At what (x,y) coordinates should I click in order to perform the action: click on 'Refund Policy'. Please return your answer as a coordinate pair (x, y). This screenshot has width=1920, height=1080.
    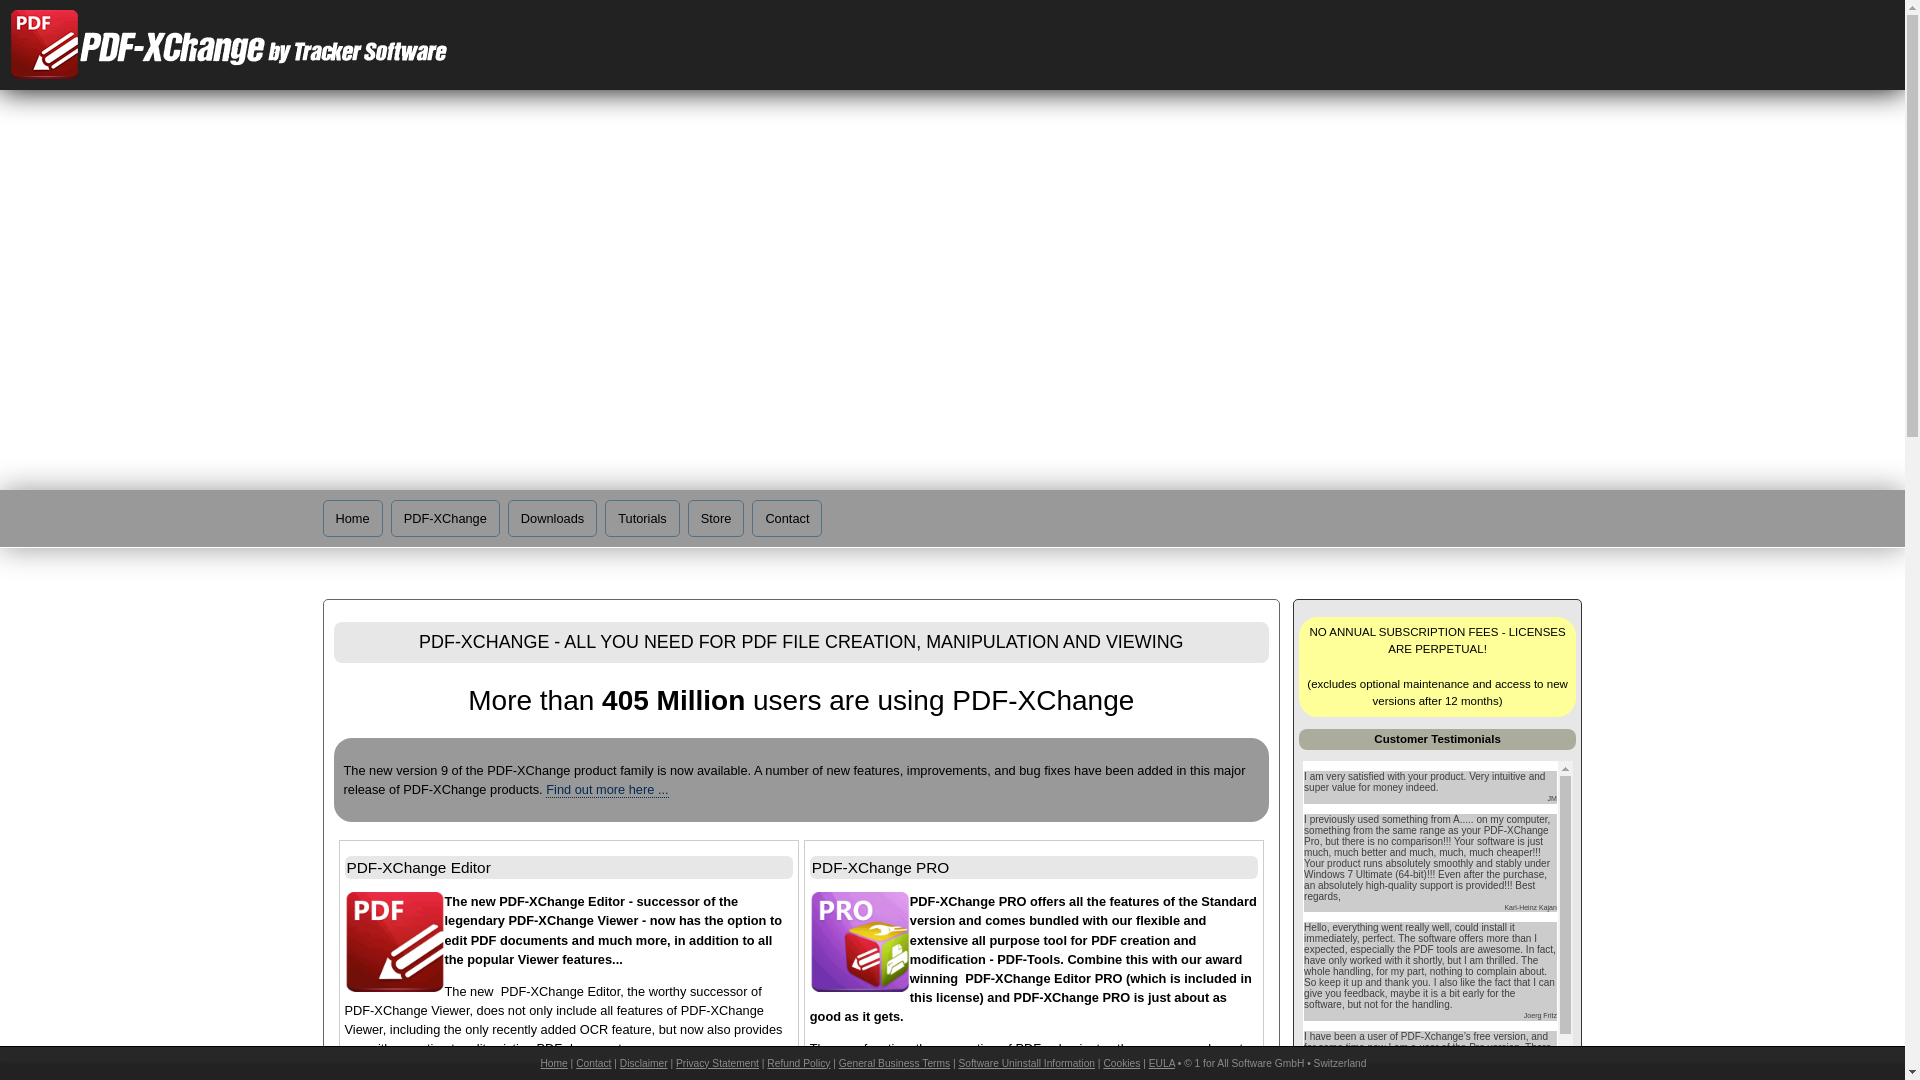
    Looking at the image, I should click on (797, 1062).